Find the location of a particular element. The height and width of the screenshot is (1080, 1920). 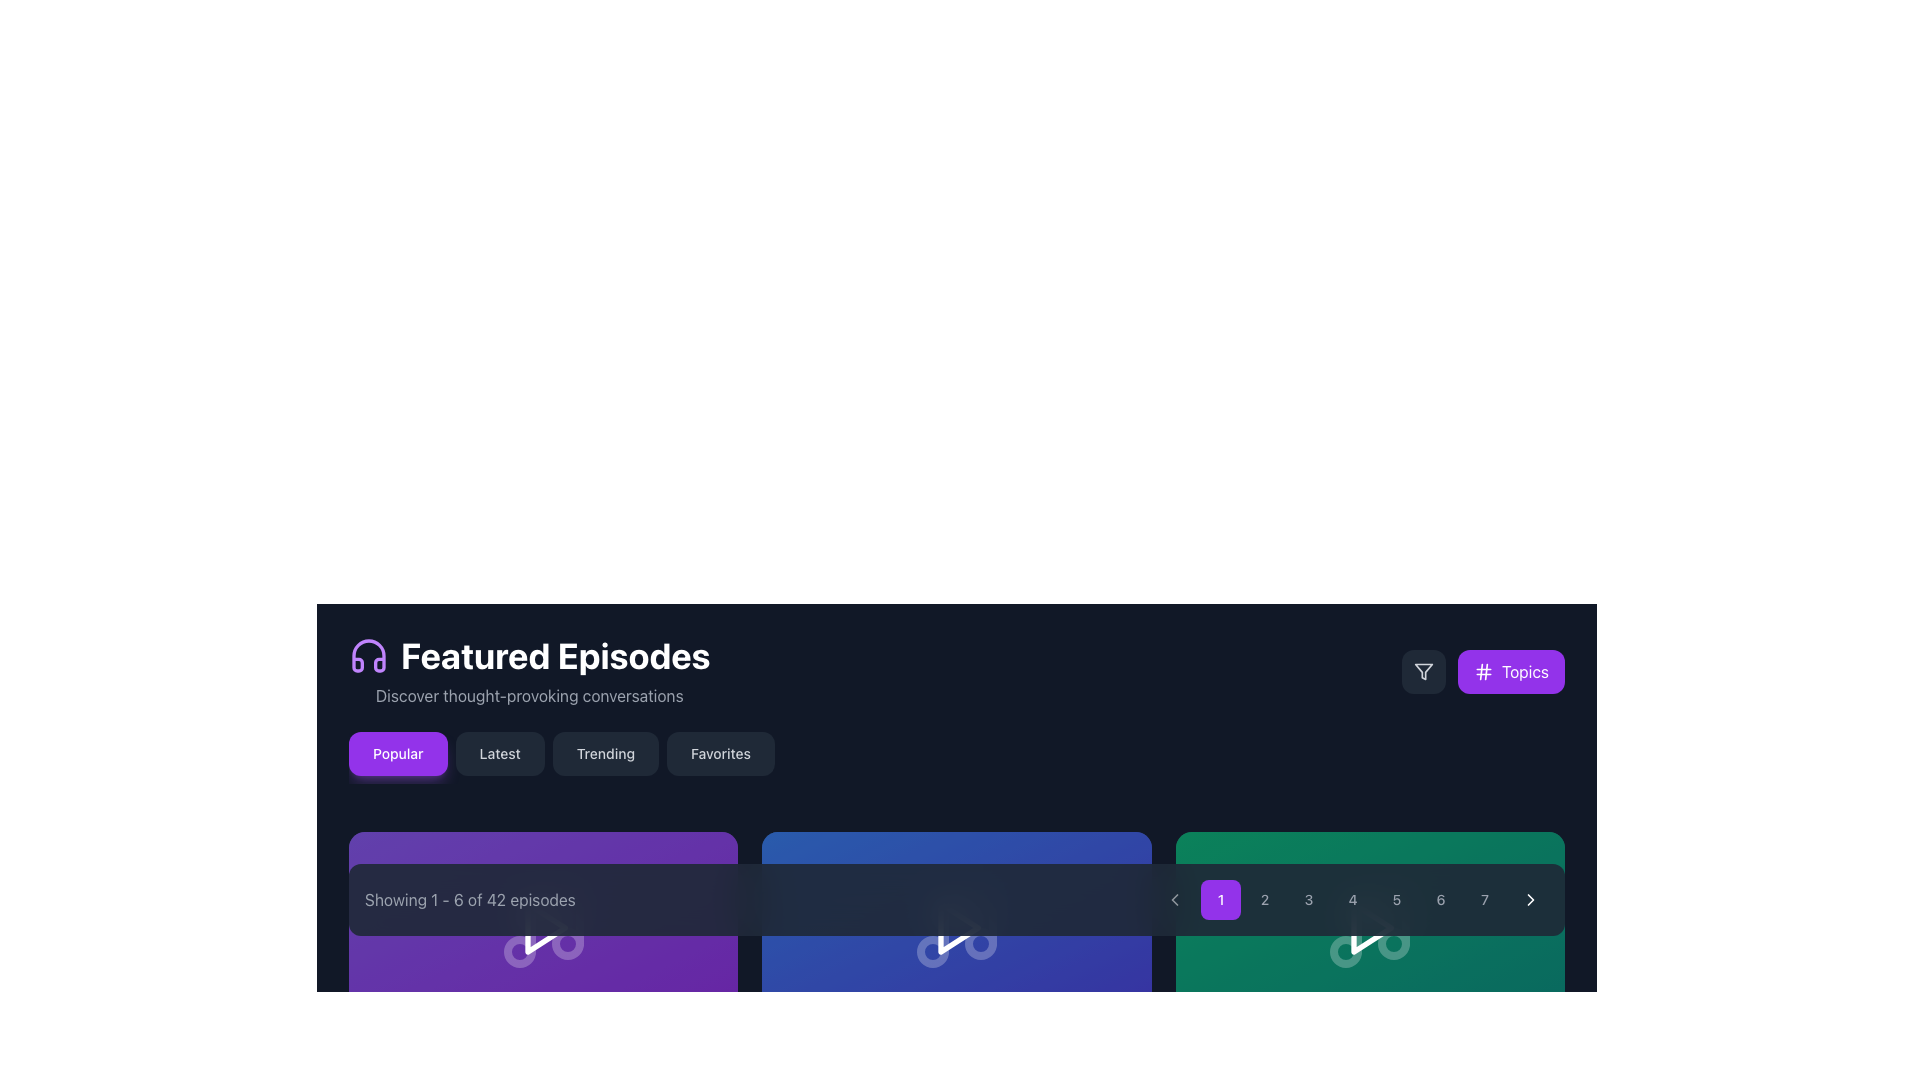

the right-facing chevron icon embedded is located at coordinates (1530, 898).